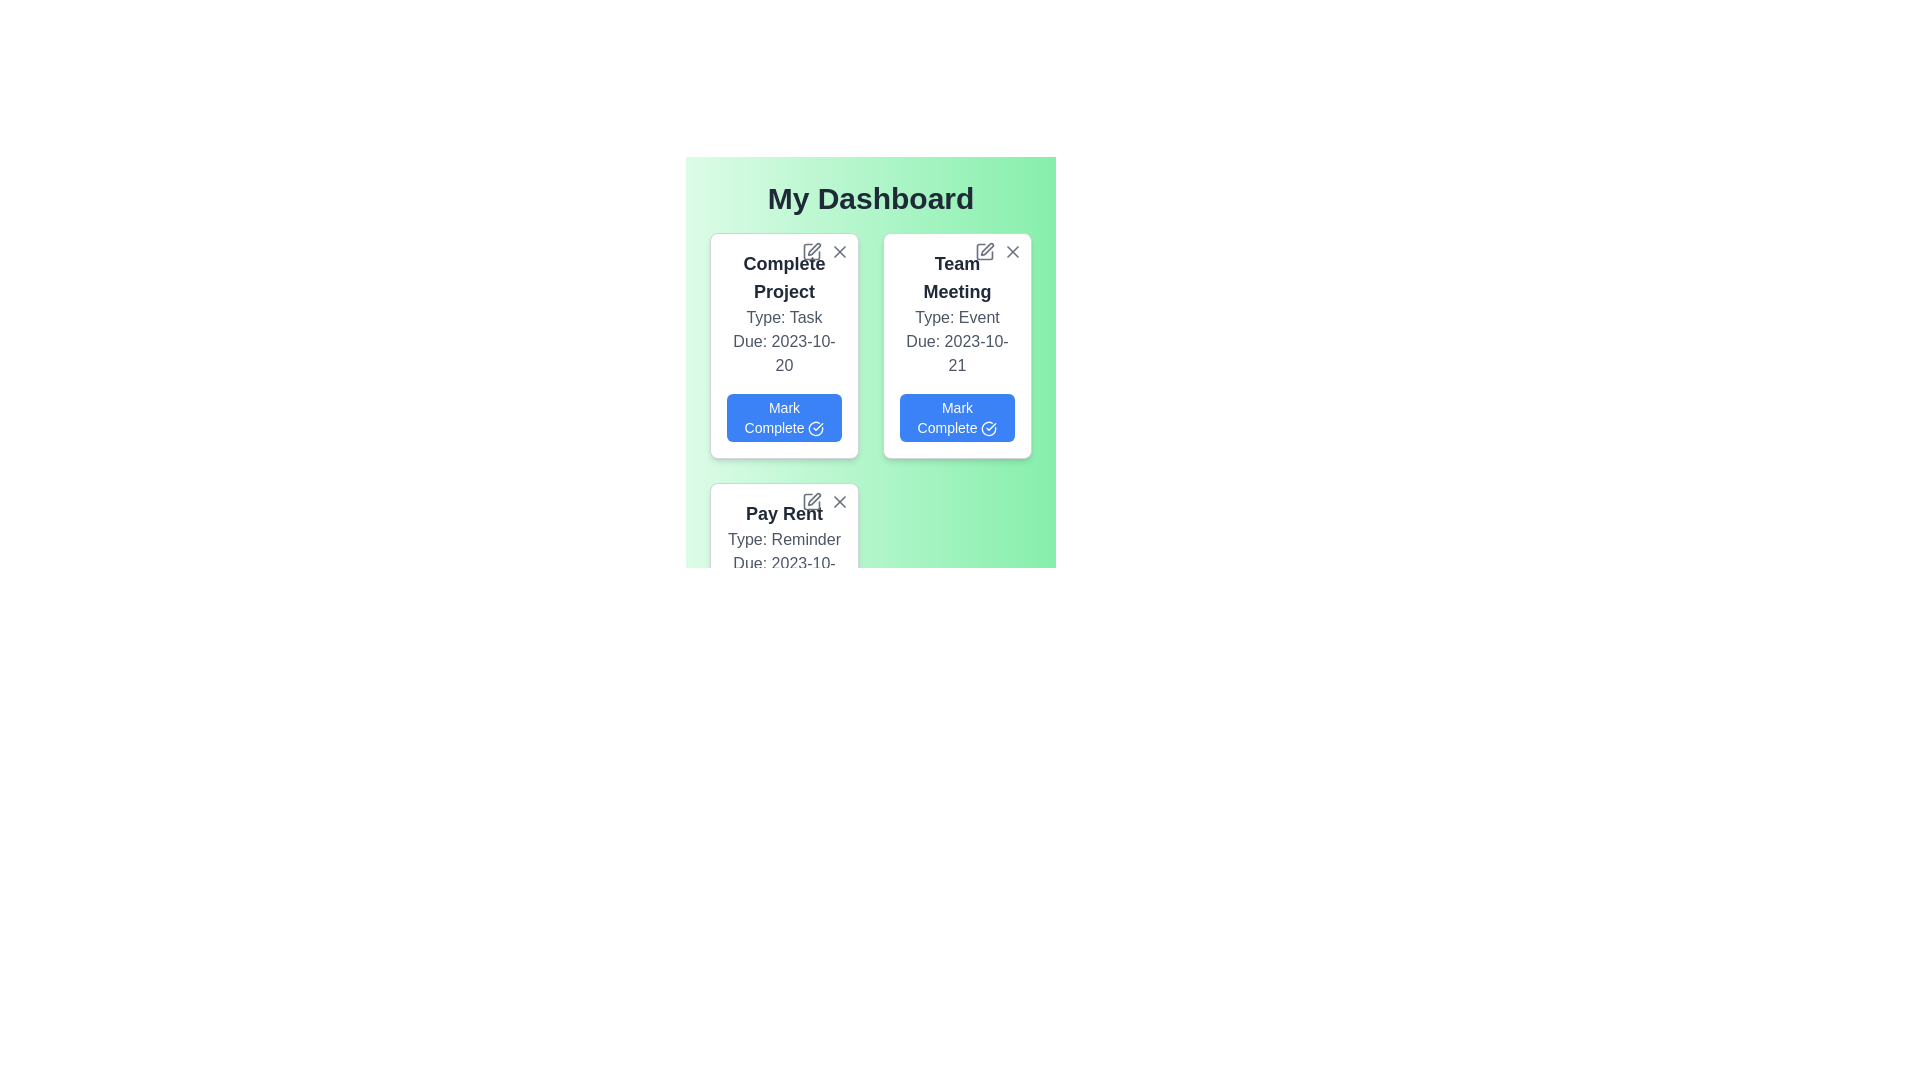  What do you see at coordinates (984, 250) in the screenshot?
I see `the pen-shaped icon in the top-right corner of the 'Team Meeting' card to change its color to blue` at bounding box center [984, 250].